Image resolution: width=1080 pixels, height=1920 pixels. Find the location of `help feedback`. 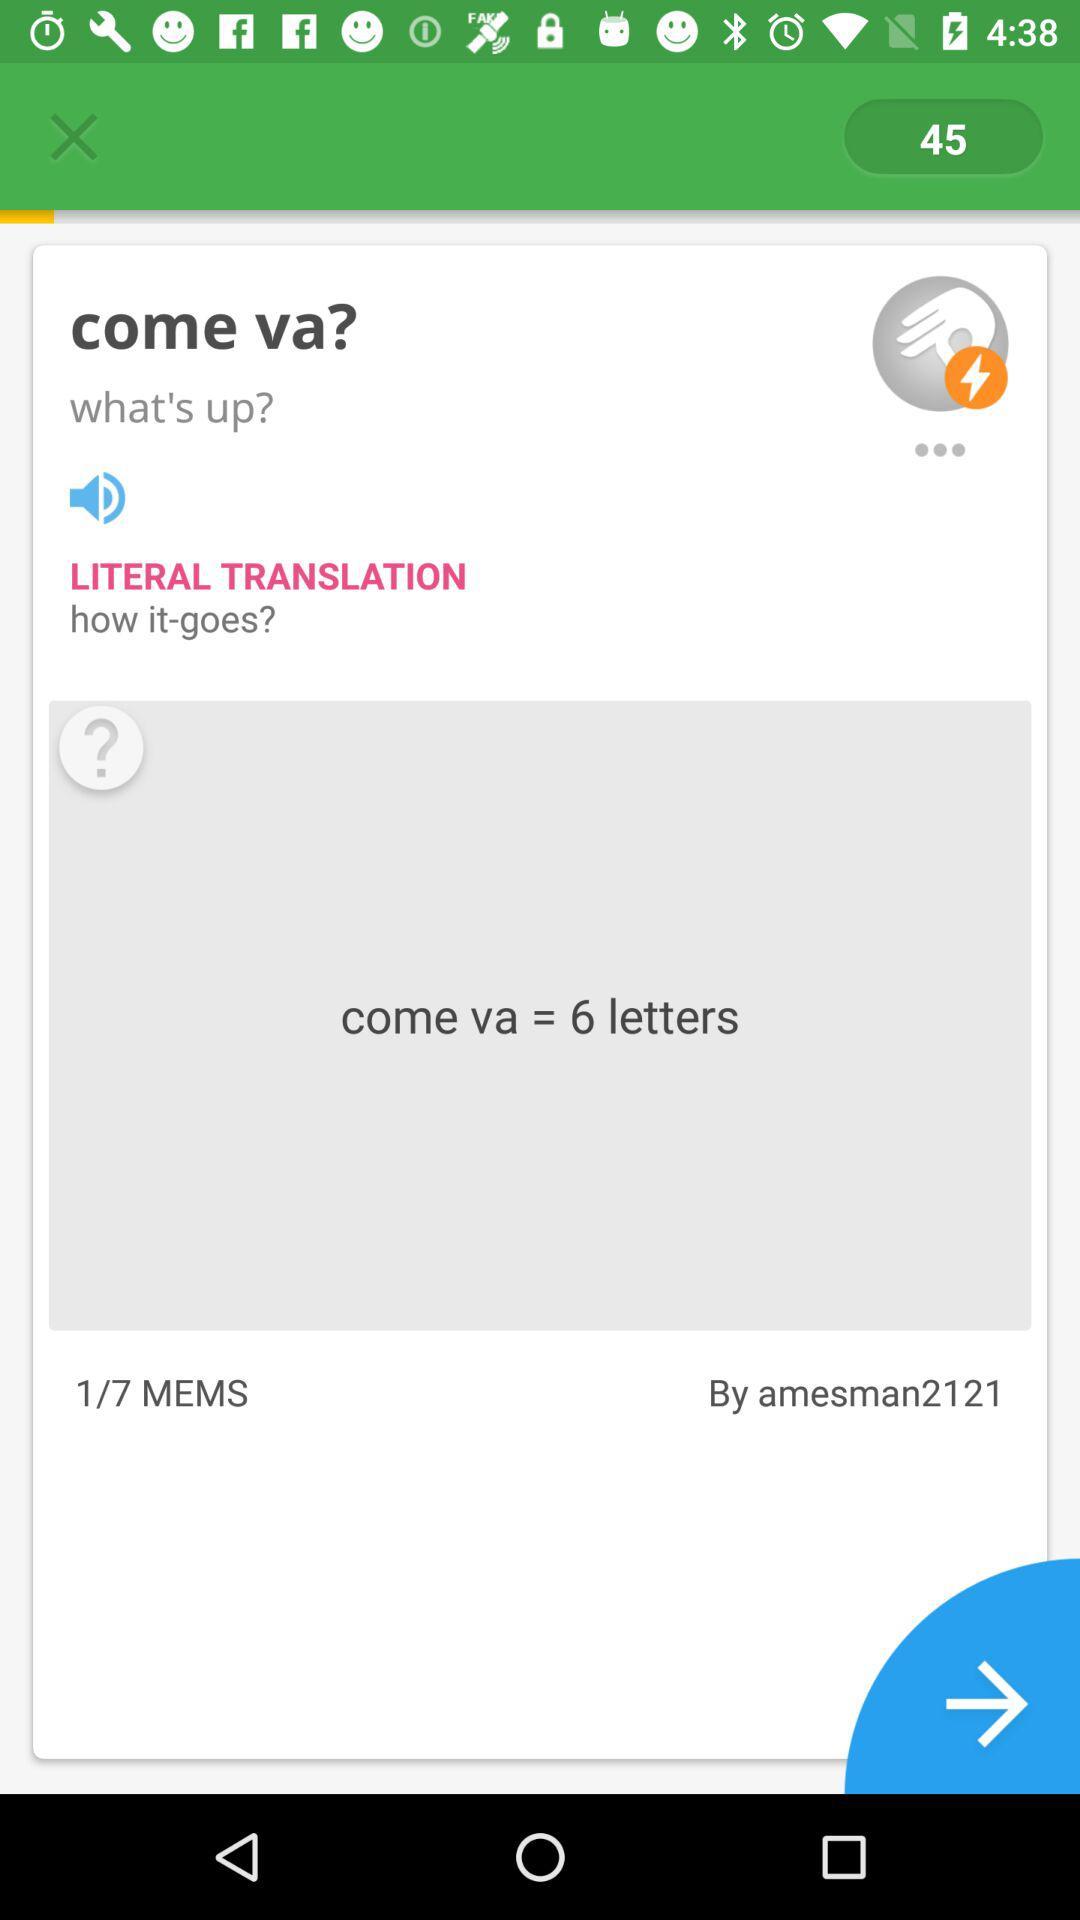

help feedback is located at coordinates (101, 752).